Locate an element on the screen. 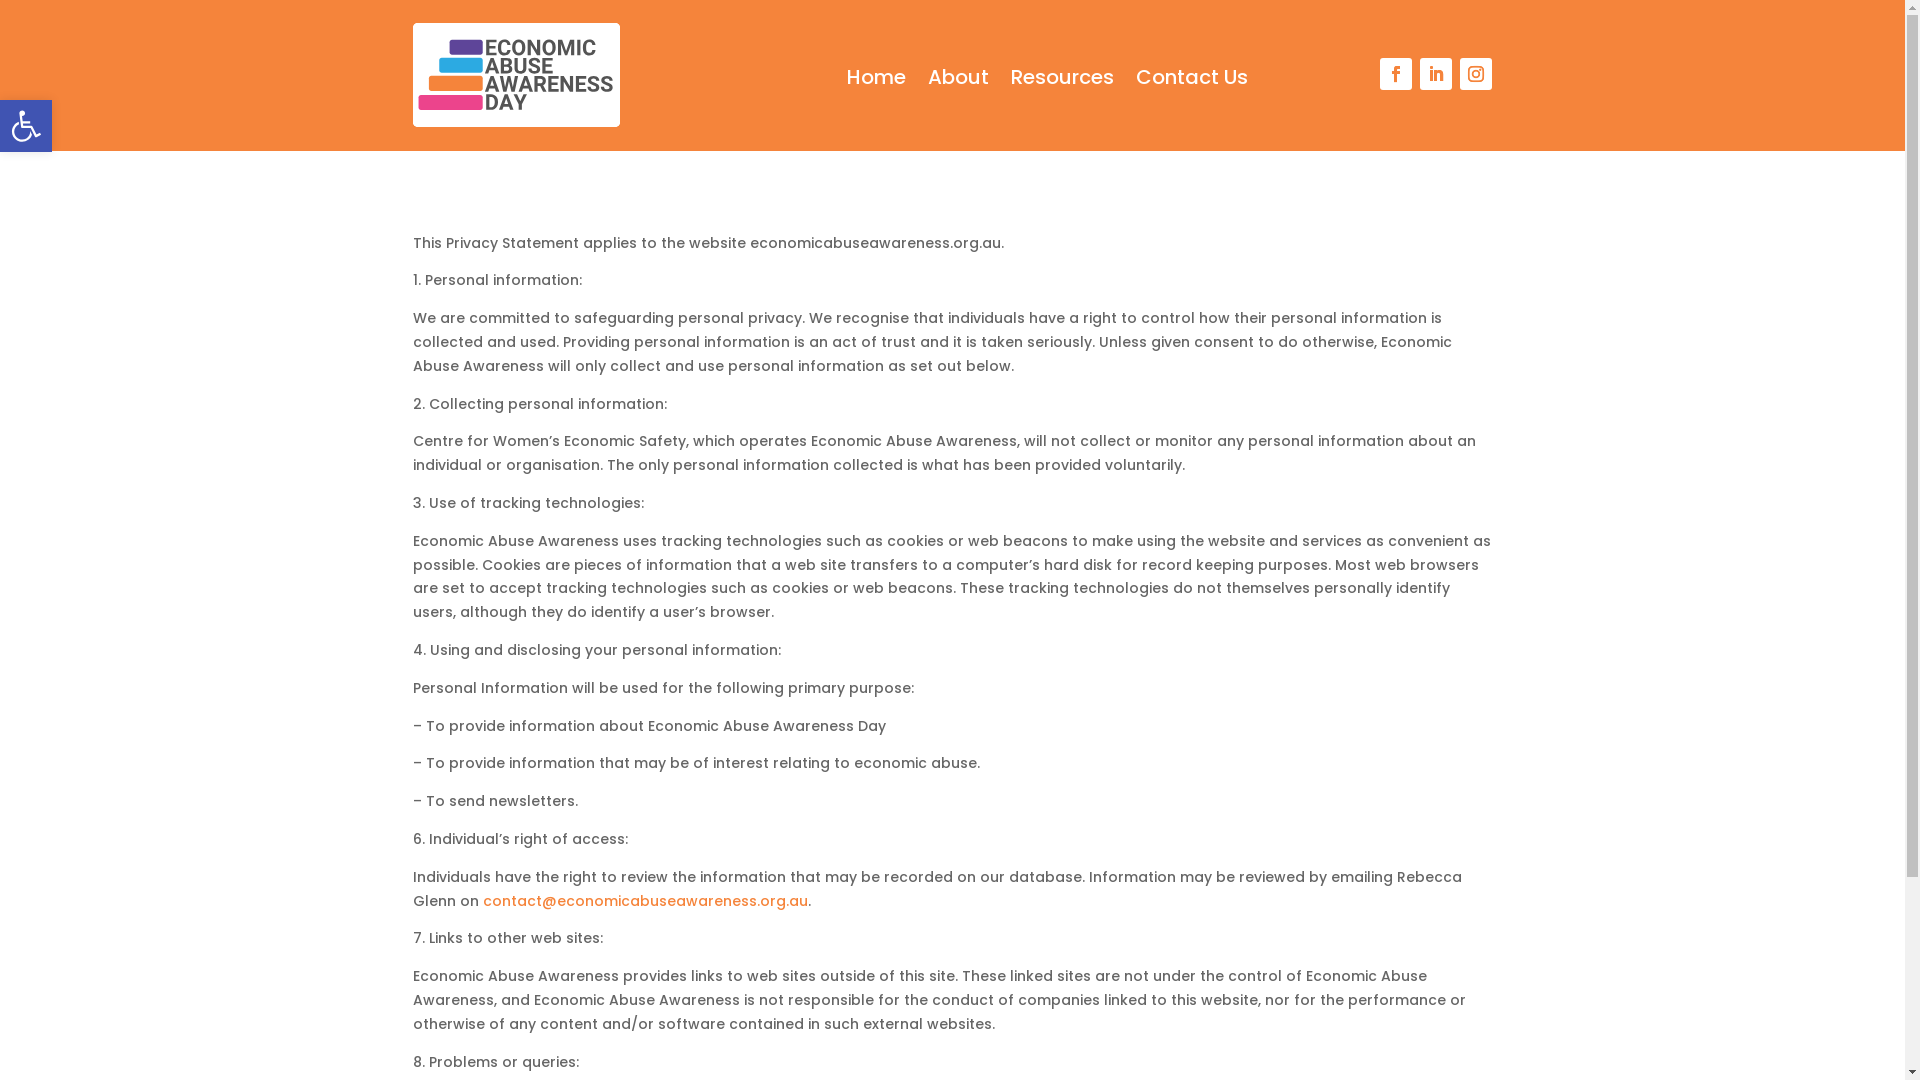 The height and width of the screenshot is (1080, 1920). 'About' is located at coordinates (926, 80).